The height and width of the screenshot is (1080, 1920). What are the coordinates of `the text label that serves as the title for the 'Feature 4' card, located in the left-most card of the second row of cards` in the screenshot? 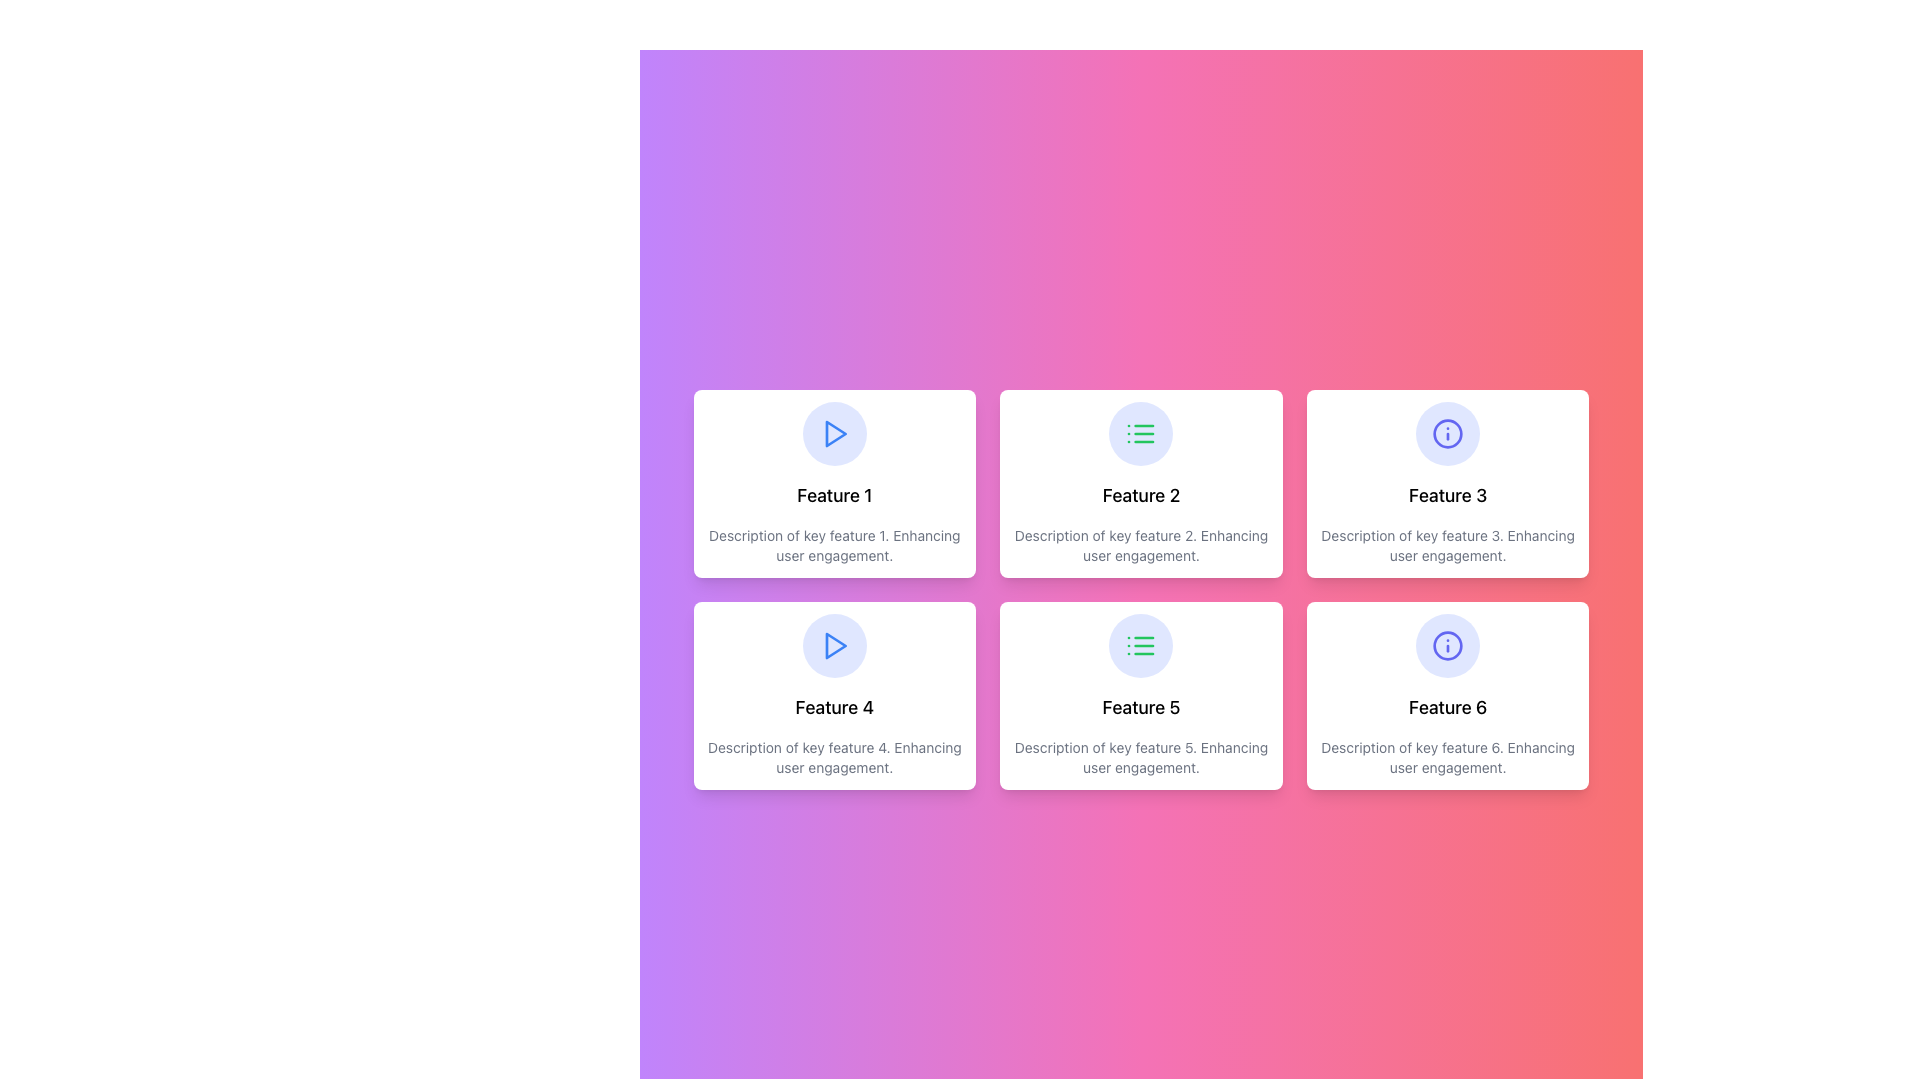 It's located at (834, 707).